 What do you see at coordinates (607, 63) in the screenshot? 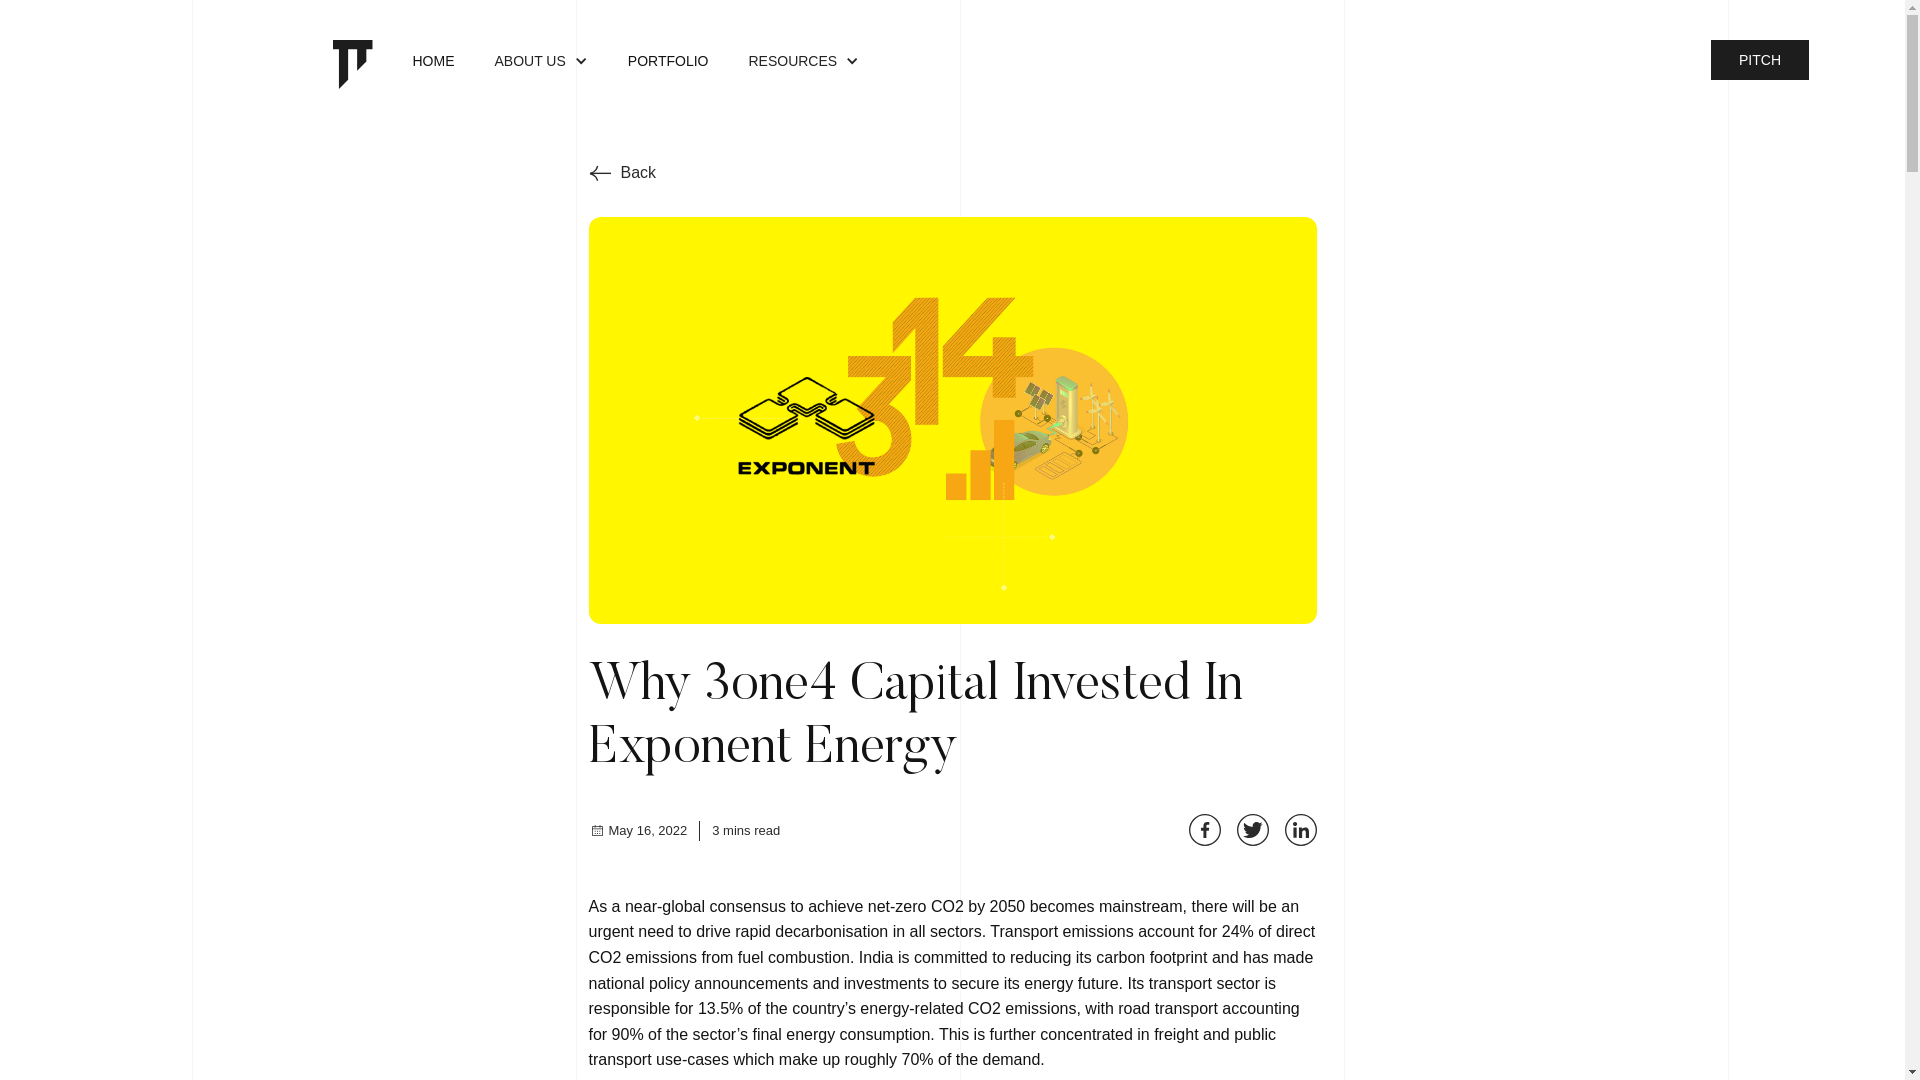
I see `'PORTFOLIO'` at bounding box center [607, 63].